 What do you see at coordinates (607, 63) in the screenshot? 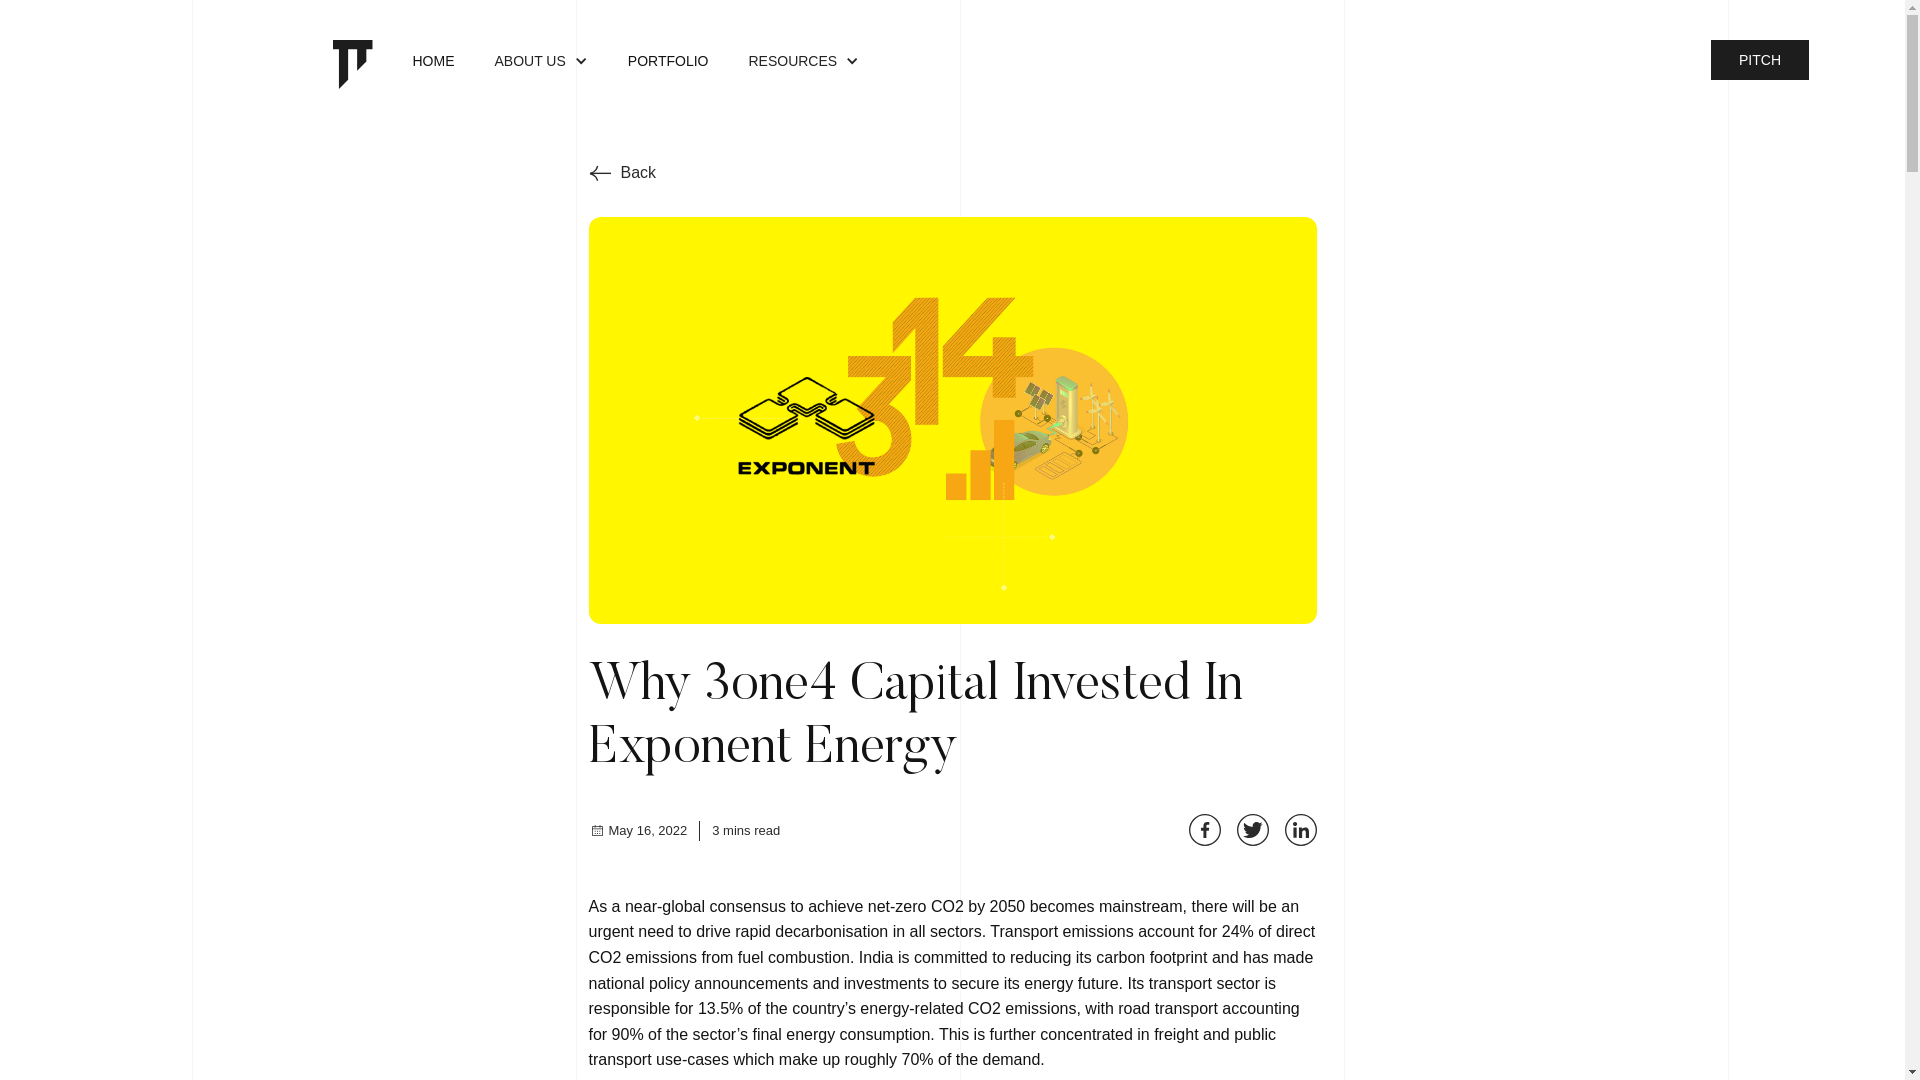
I see `'PORTFOLIO'` at bounding box center [607, 63].